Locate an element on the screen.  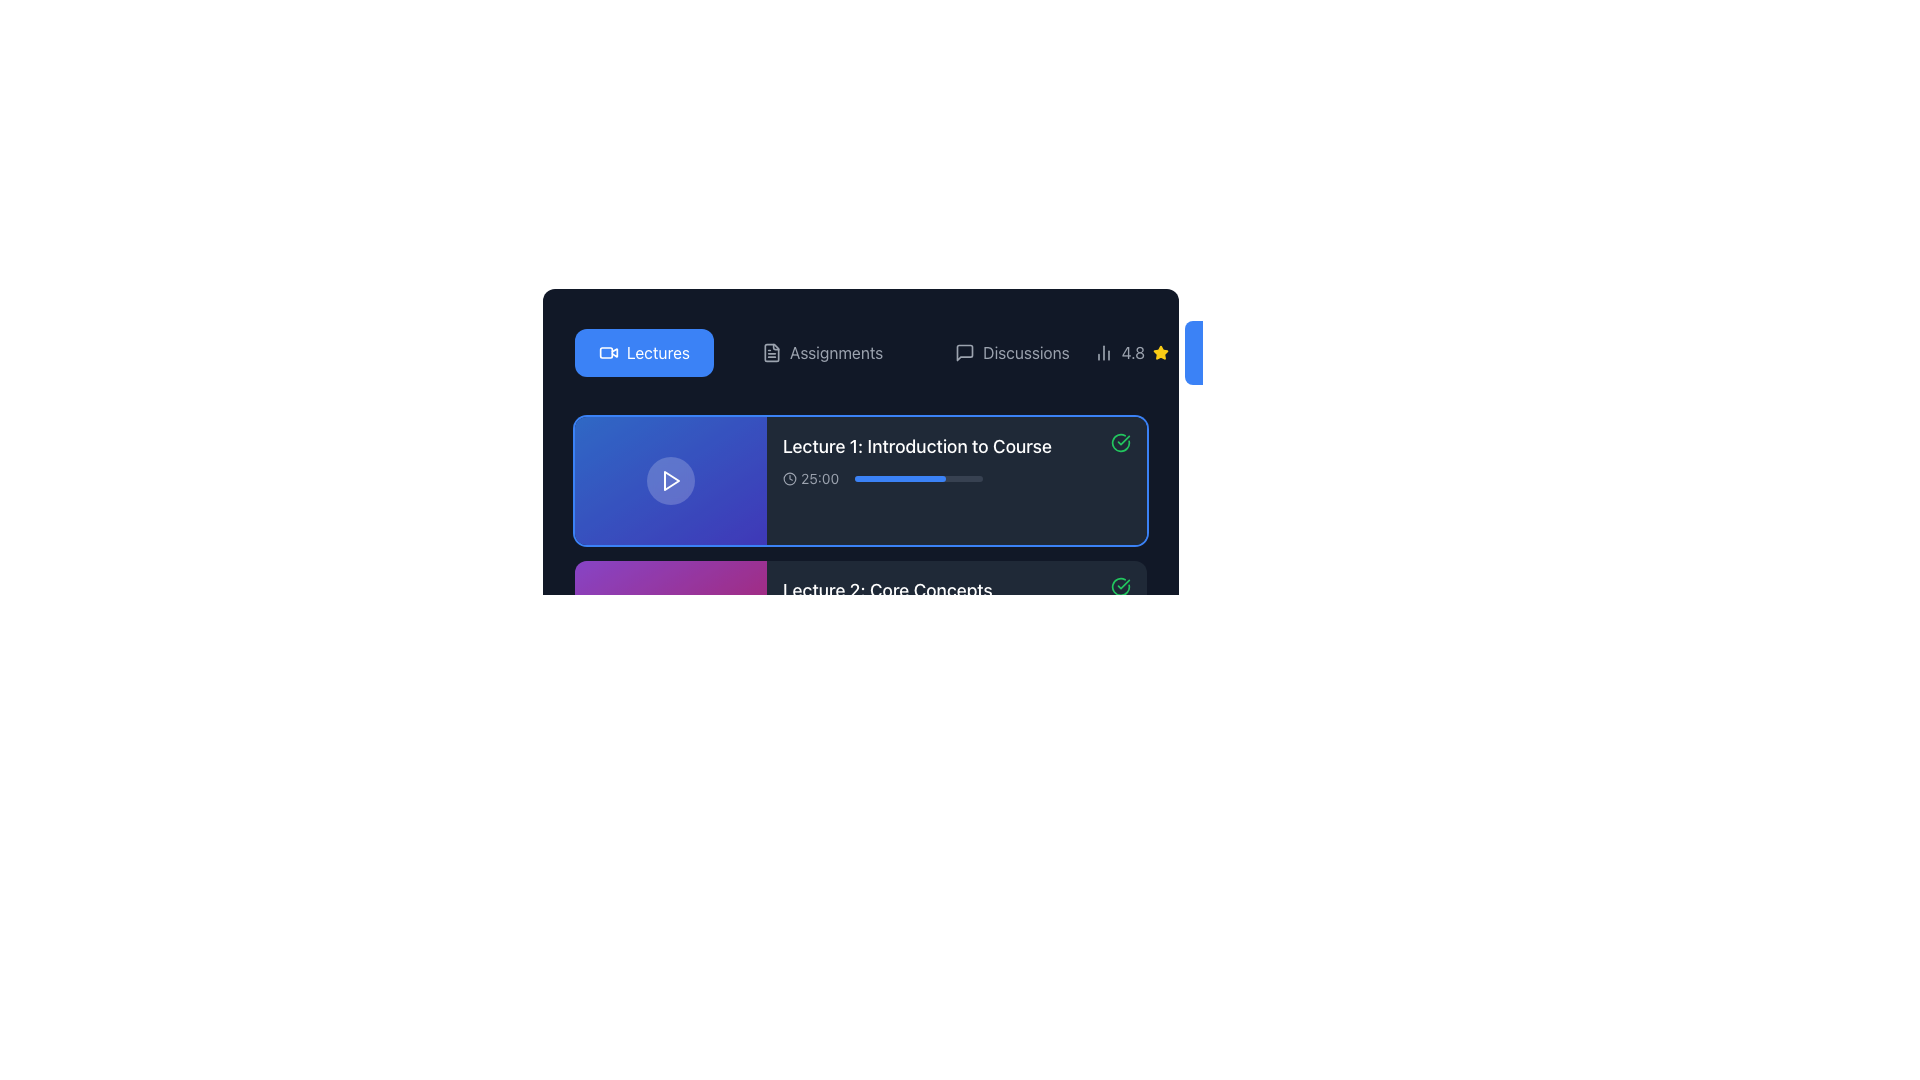
the document icon located in the header bar to the left of the 'Assignments' label is located at coordinates (771, 352).